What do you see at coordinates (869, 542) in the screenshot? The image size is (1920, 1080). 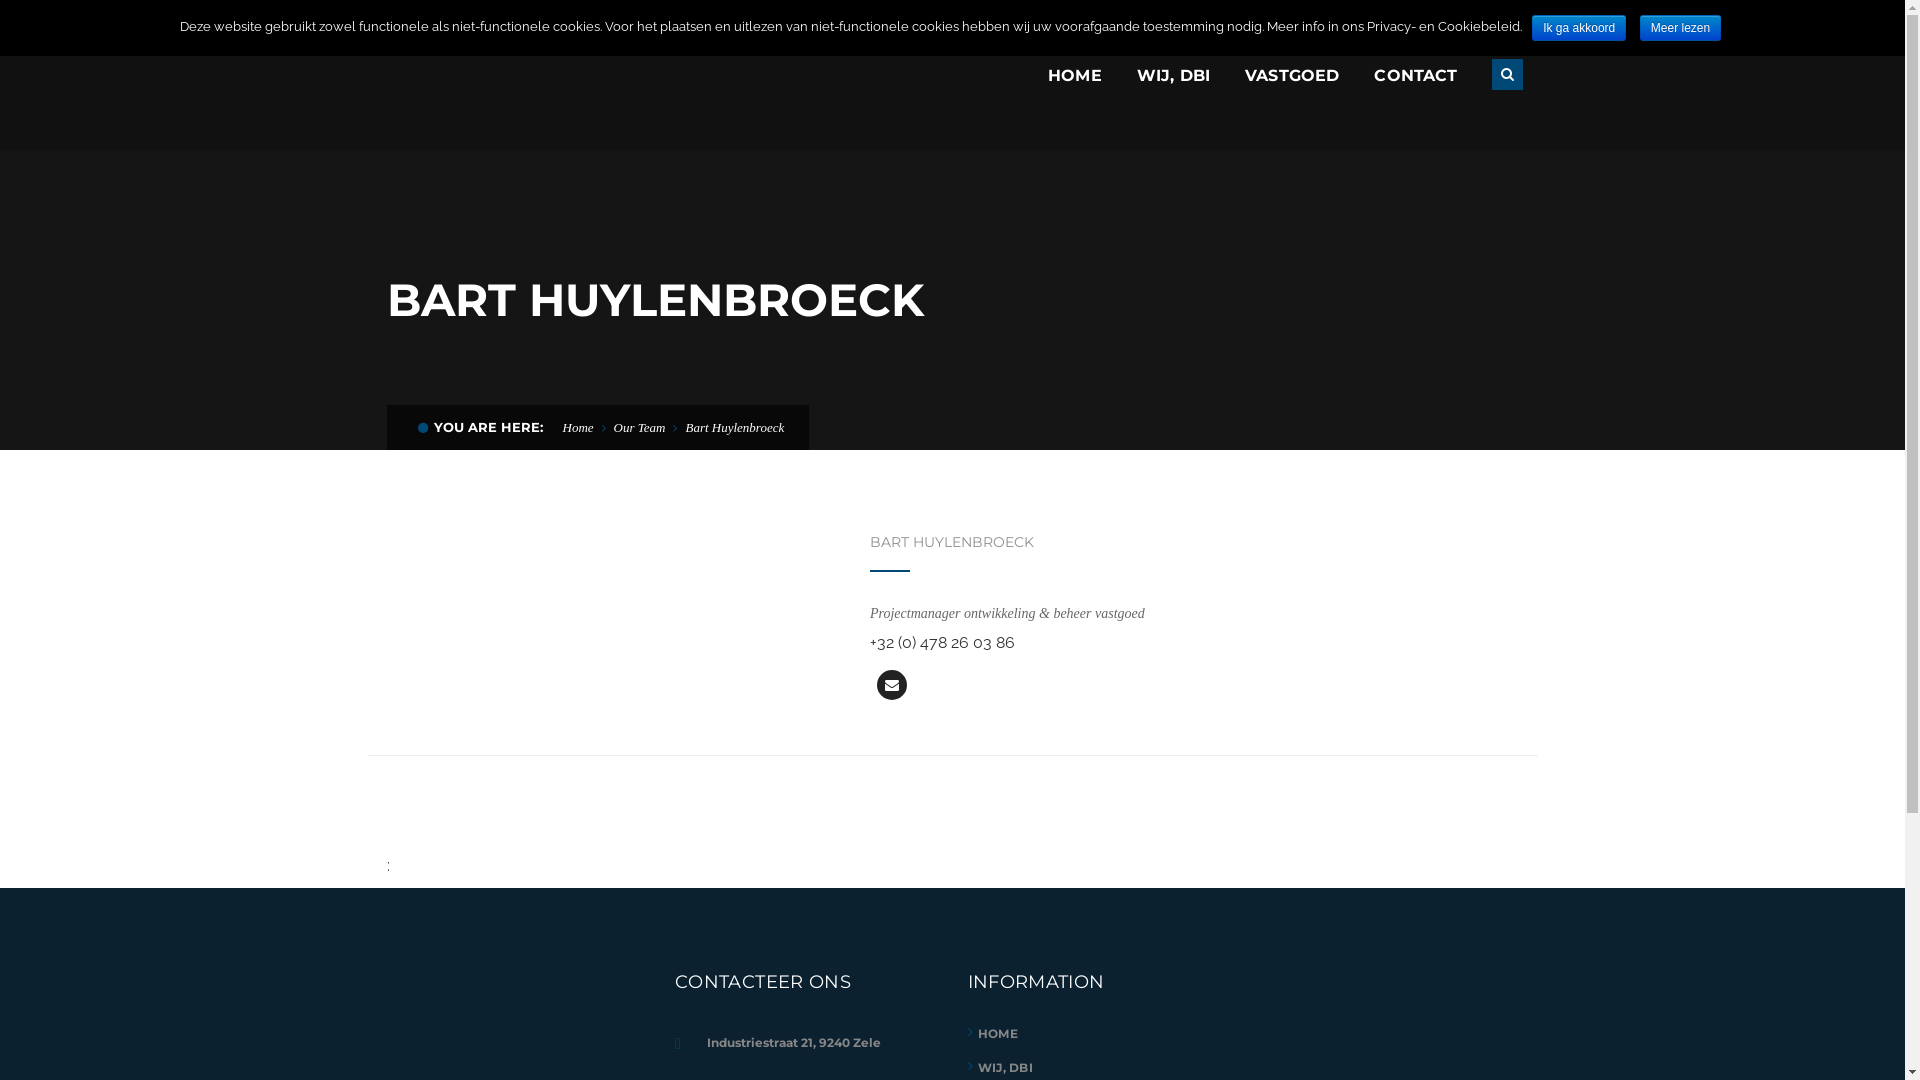 I see `'BART HUYLENBROECK'` at bounding box center [869, 542].